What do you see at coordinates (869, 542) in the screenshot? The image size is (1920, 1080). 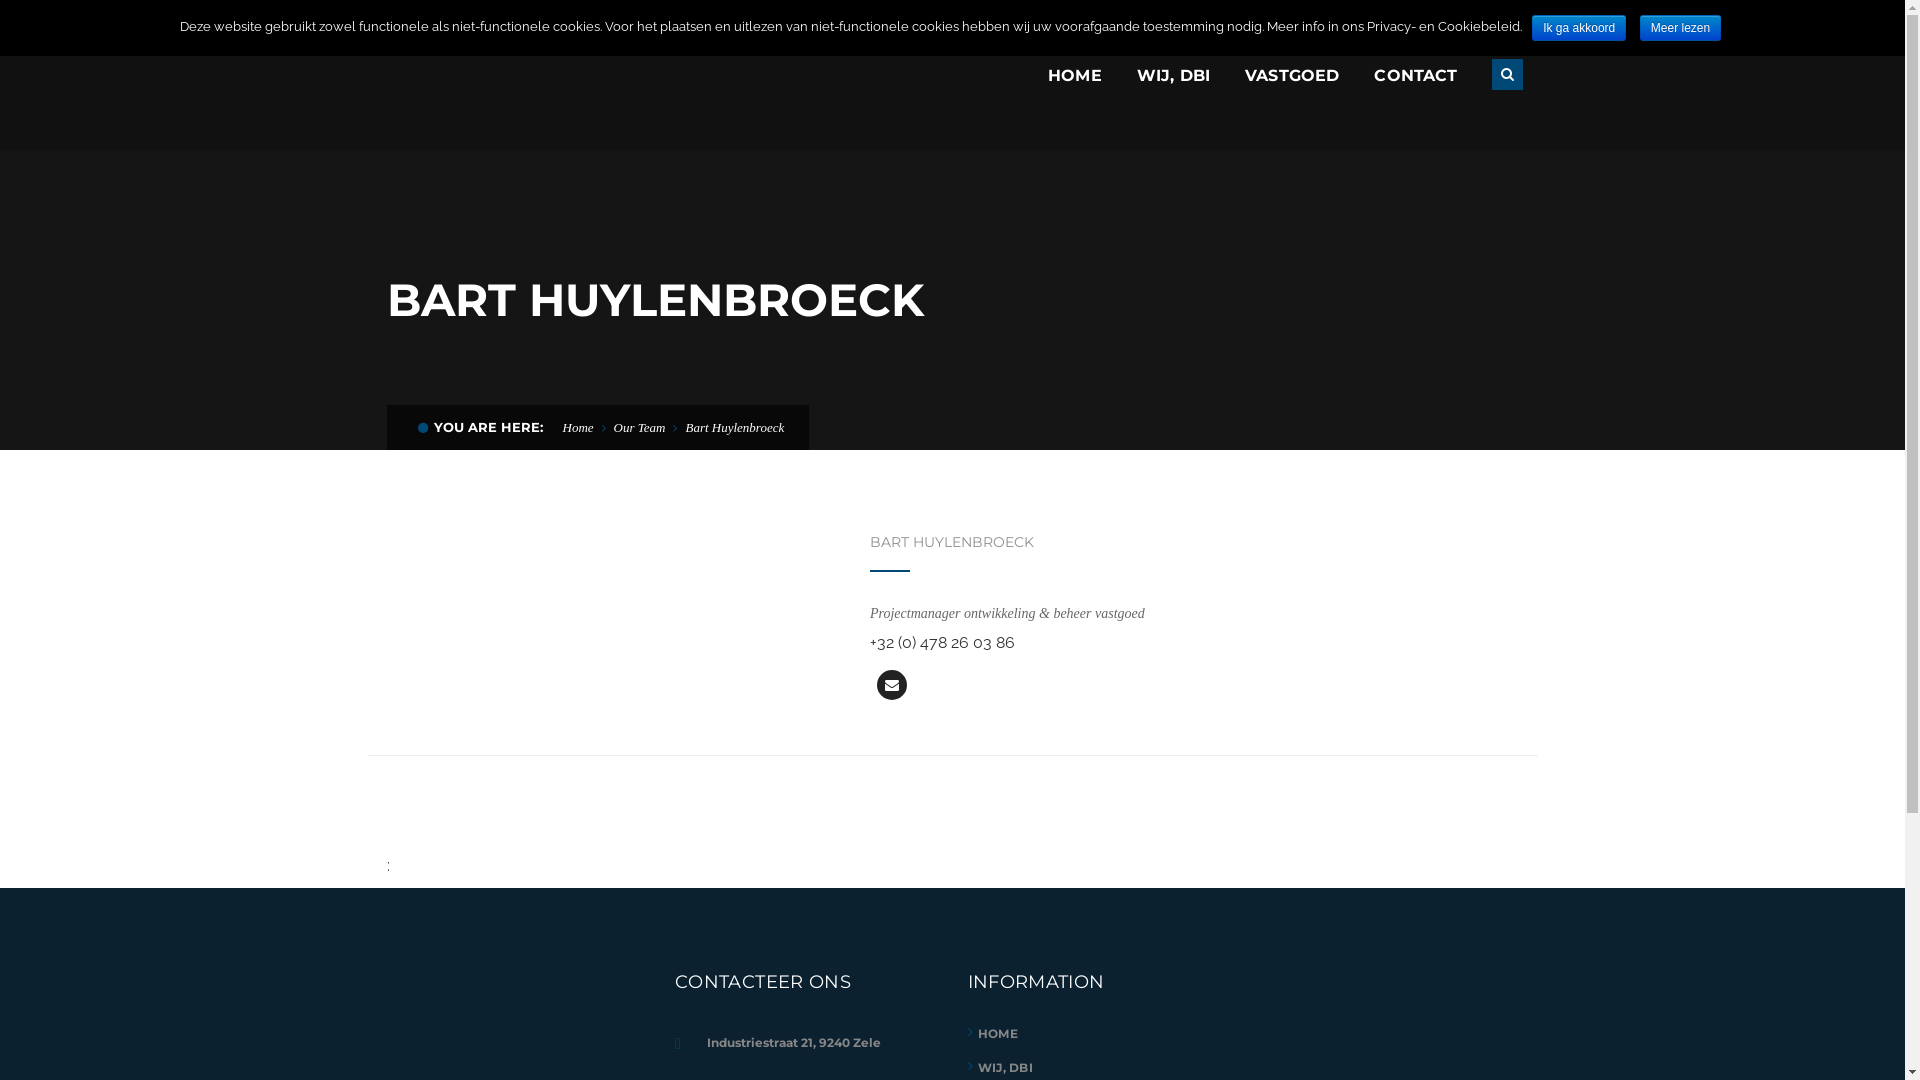 I see `'BART HUYLENBROECK'` at bounding box center [869, 542].